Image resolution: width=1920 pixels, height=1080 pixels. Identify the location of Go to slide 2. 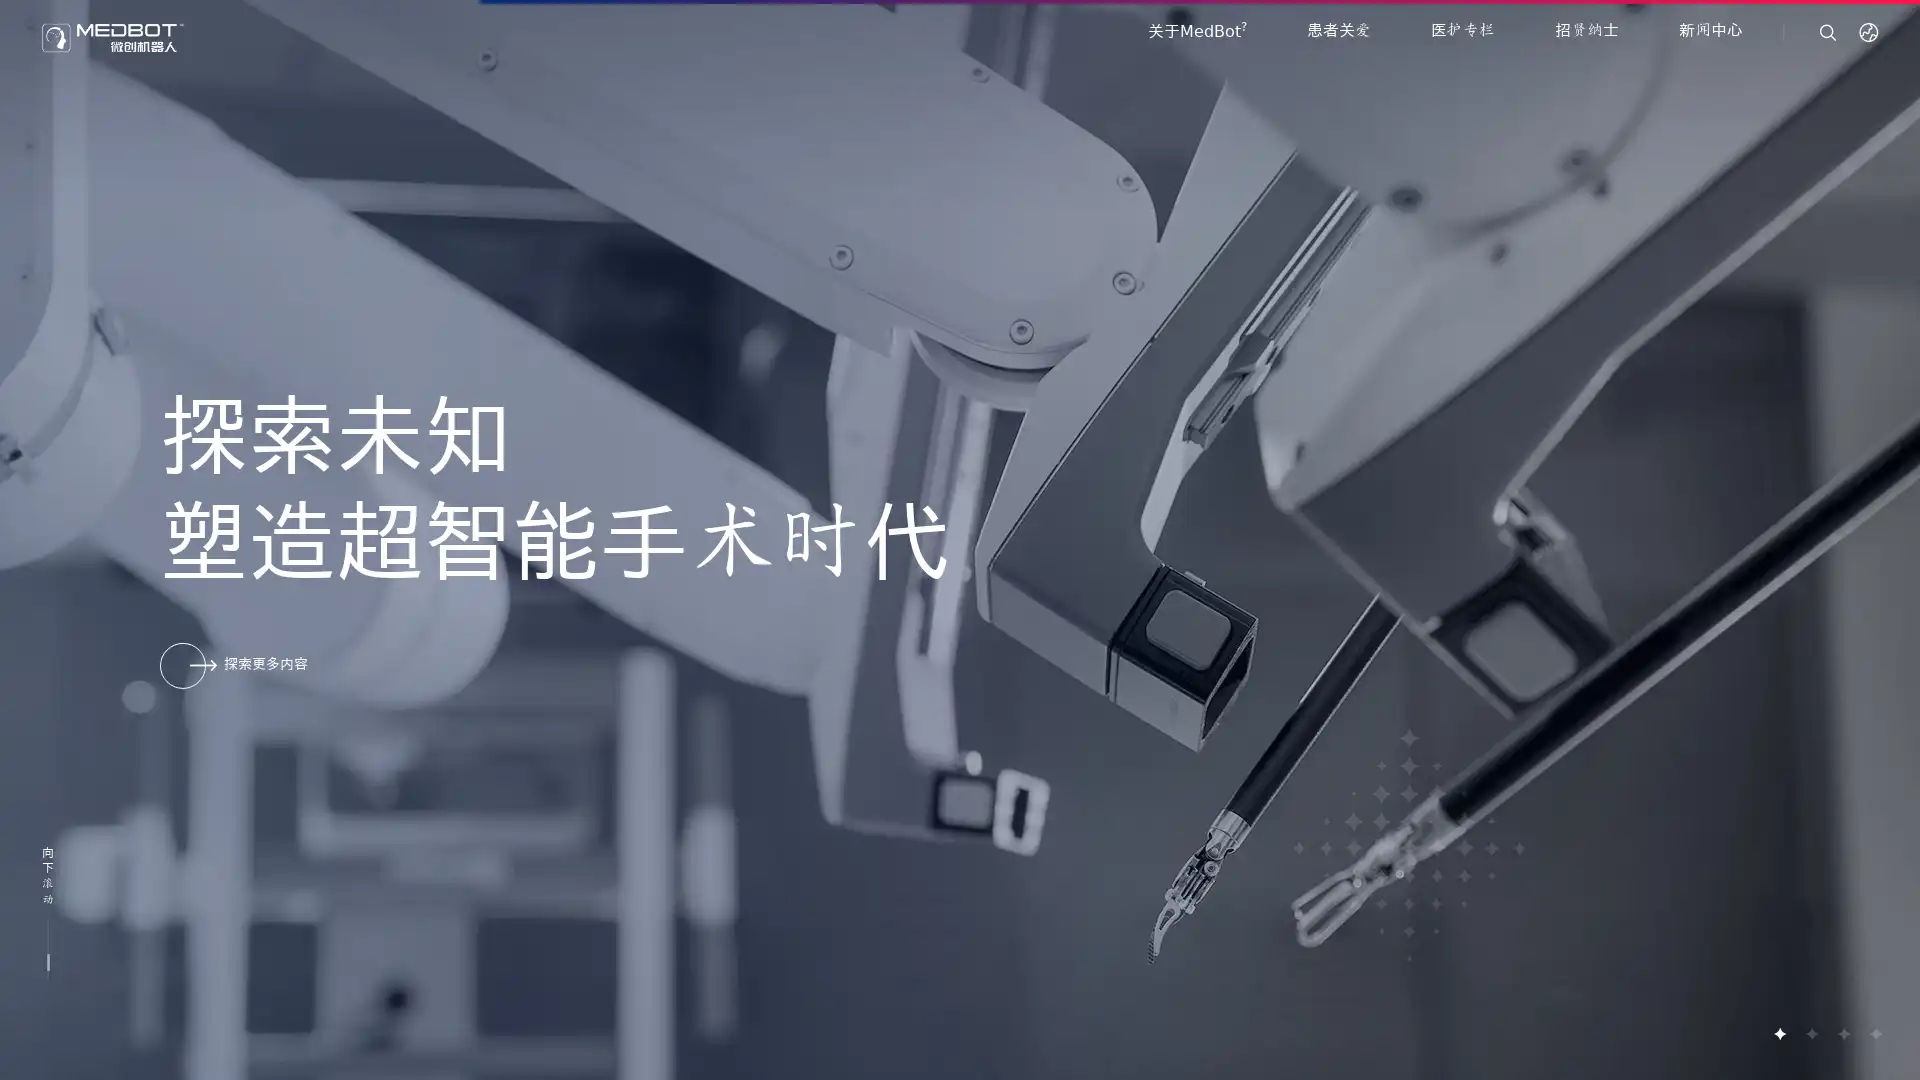
(1810, 1033).